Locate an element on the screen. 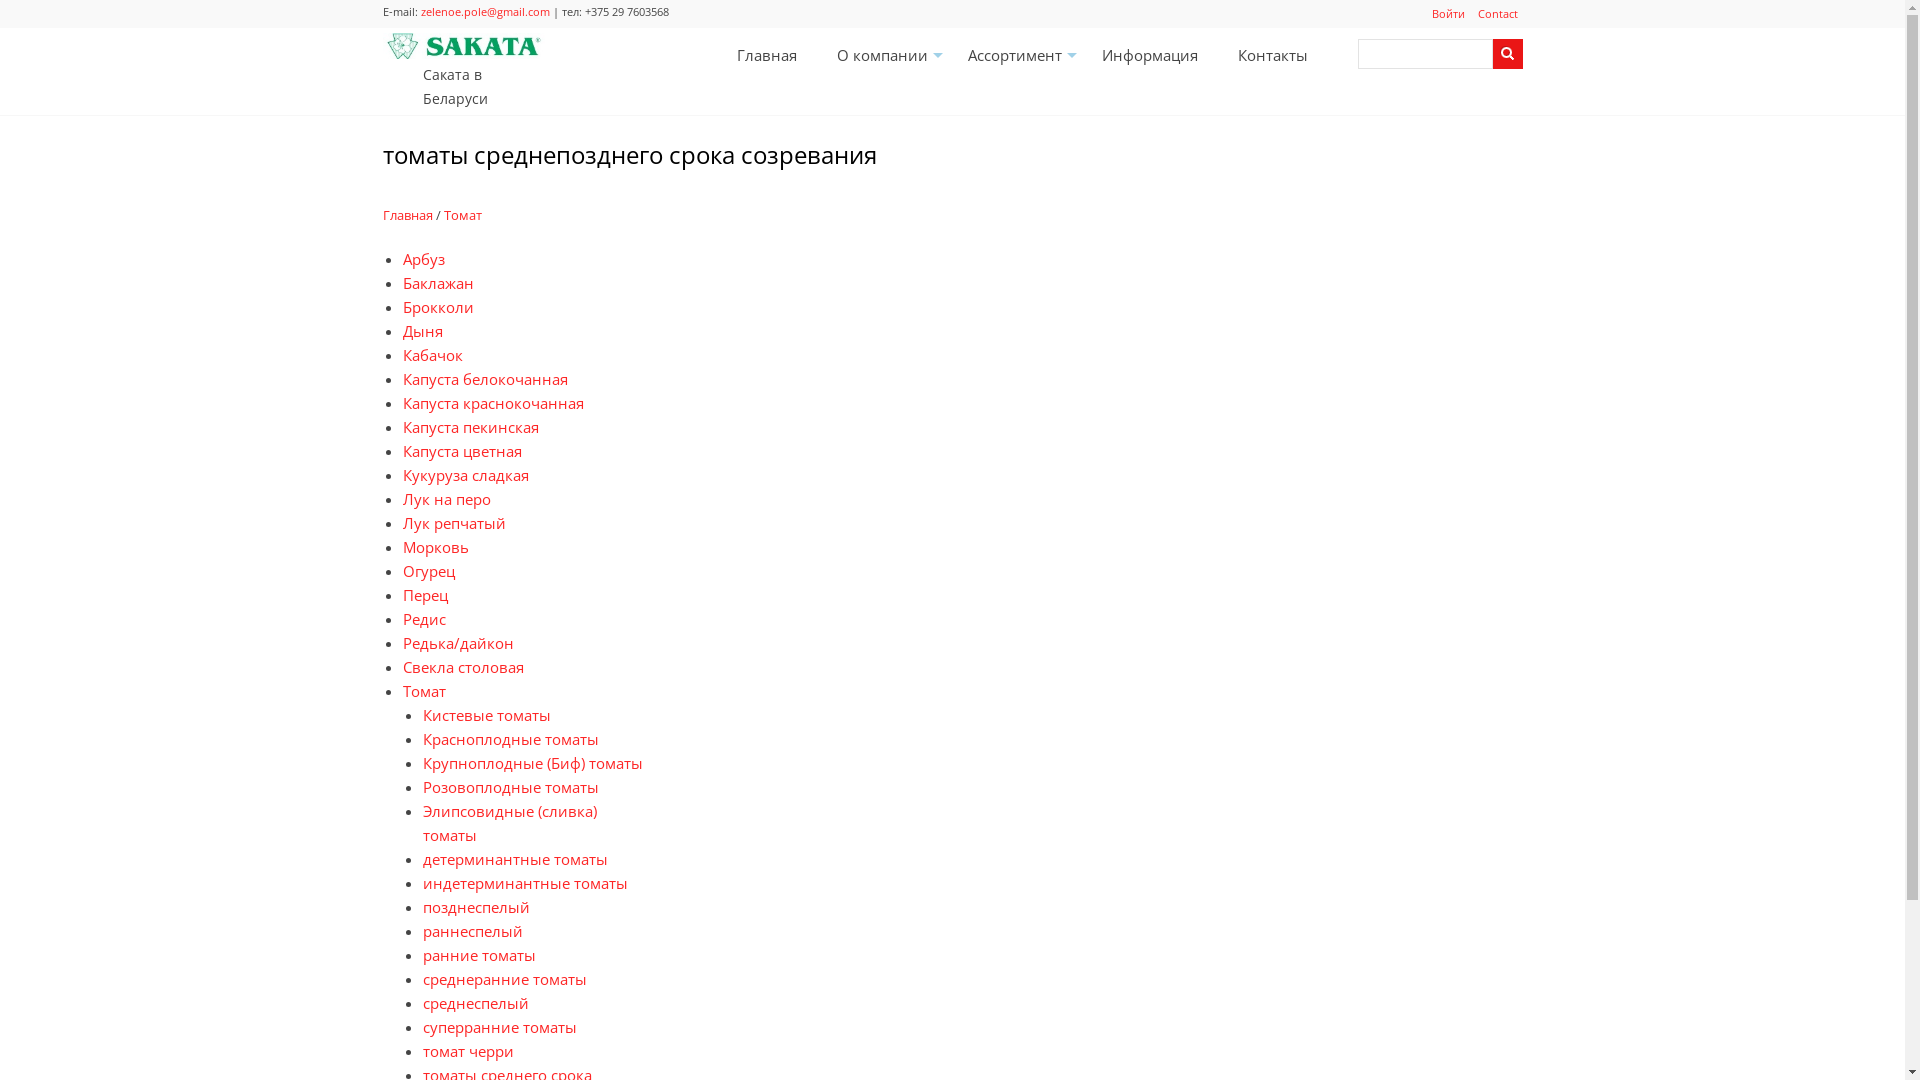  'Contact' is located at coordinates (1497, 14).